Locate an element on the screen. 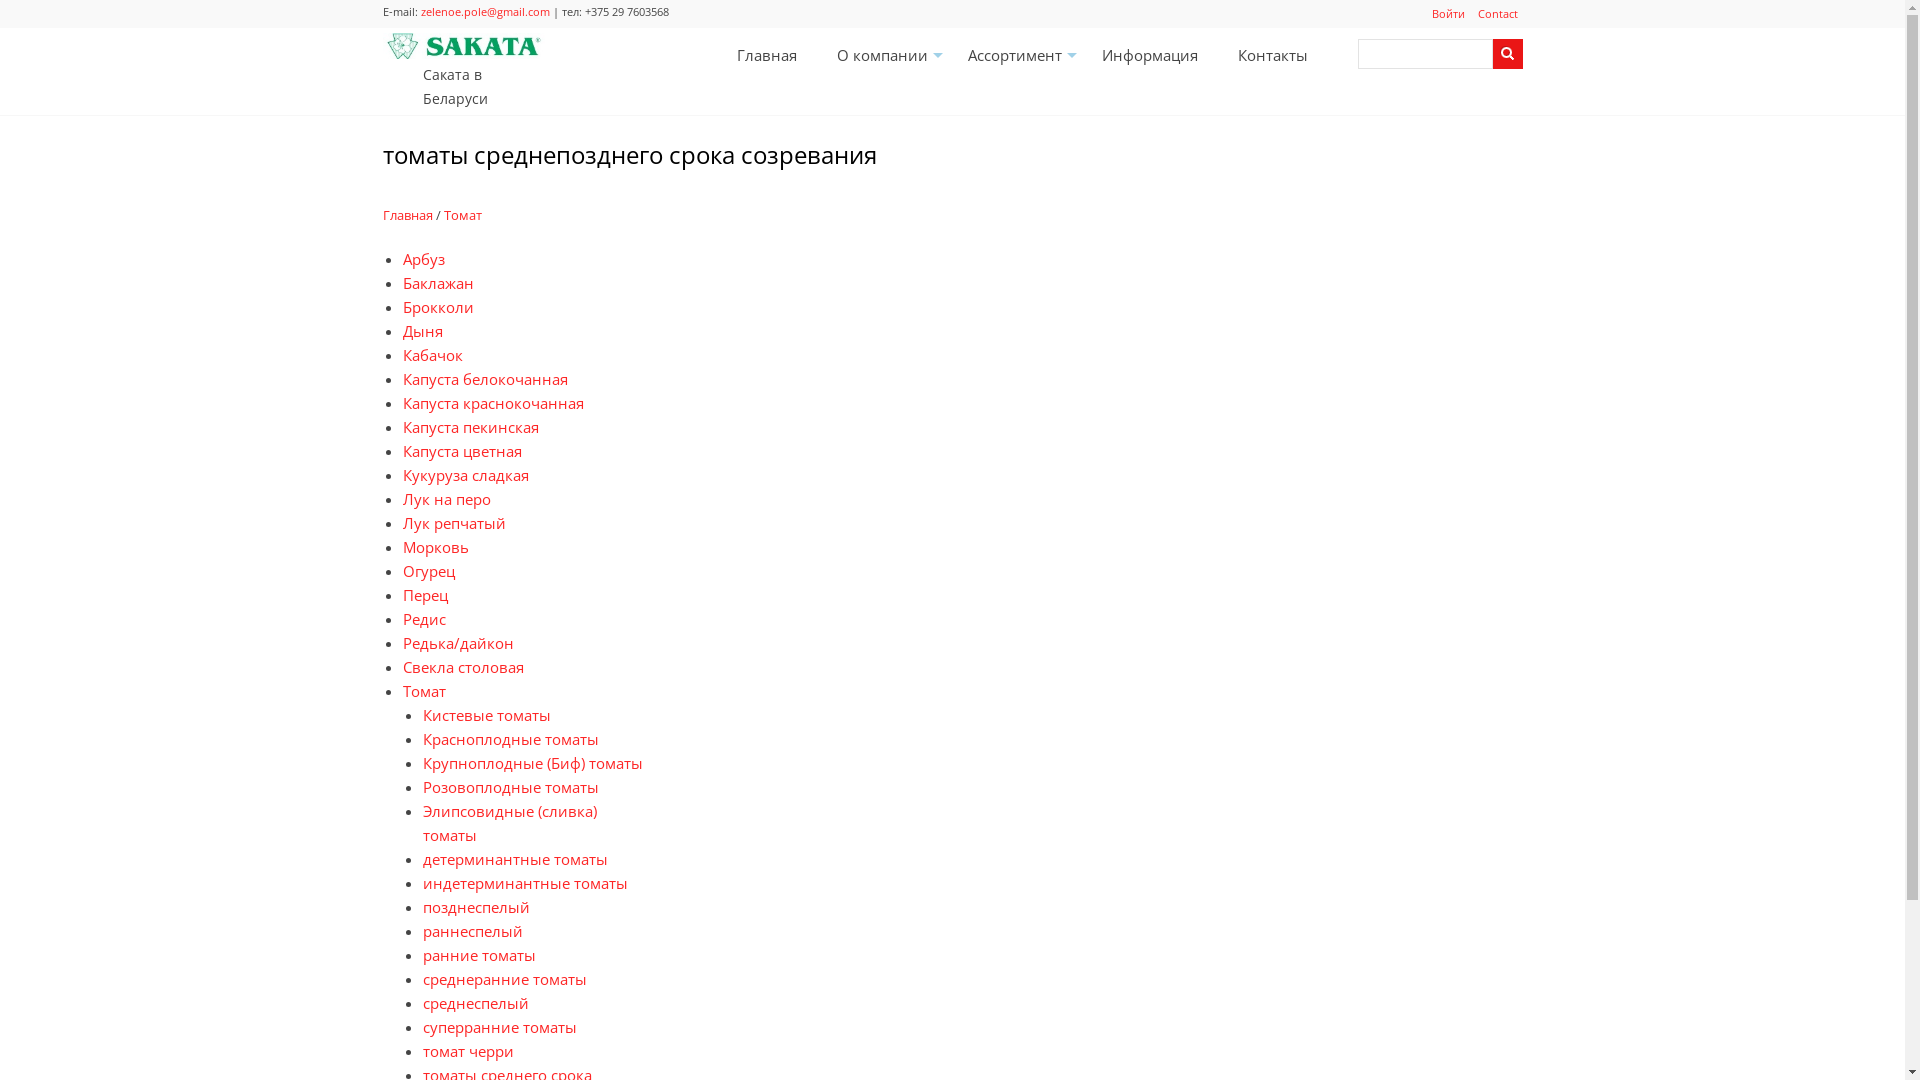  'Contact' is located at coordinates (1497, 14).